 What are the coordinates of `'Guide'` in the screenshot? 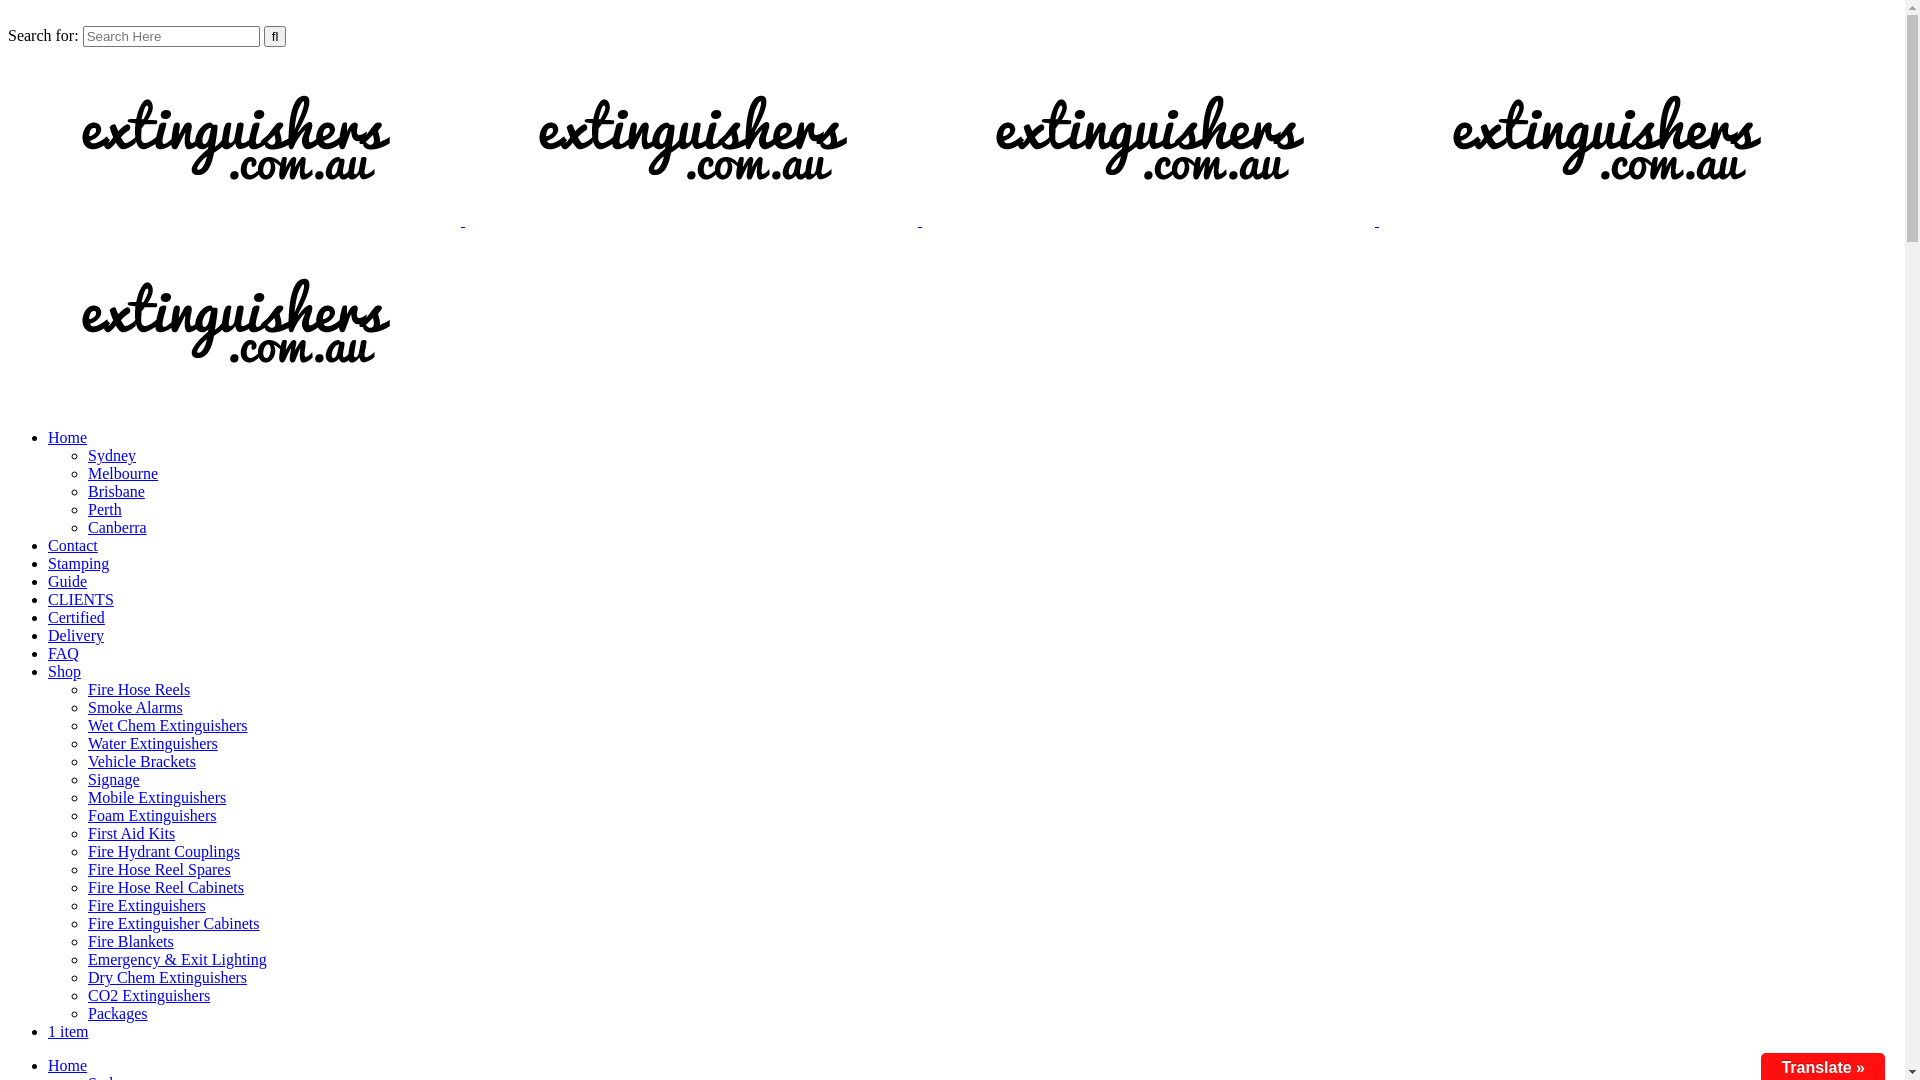 It's located at (67, 581).